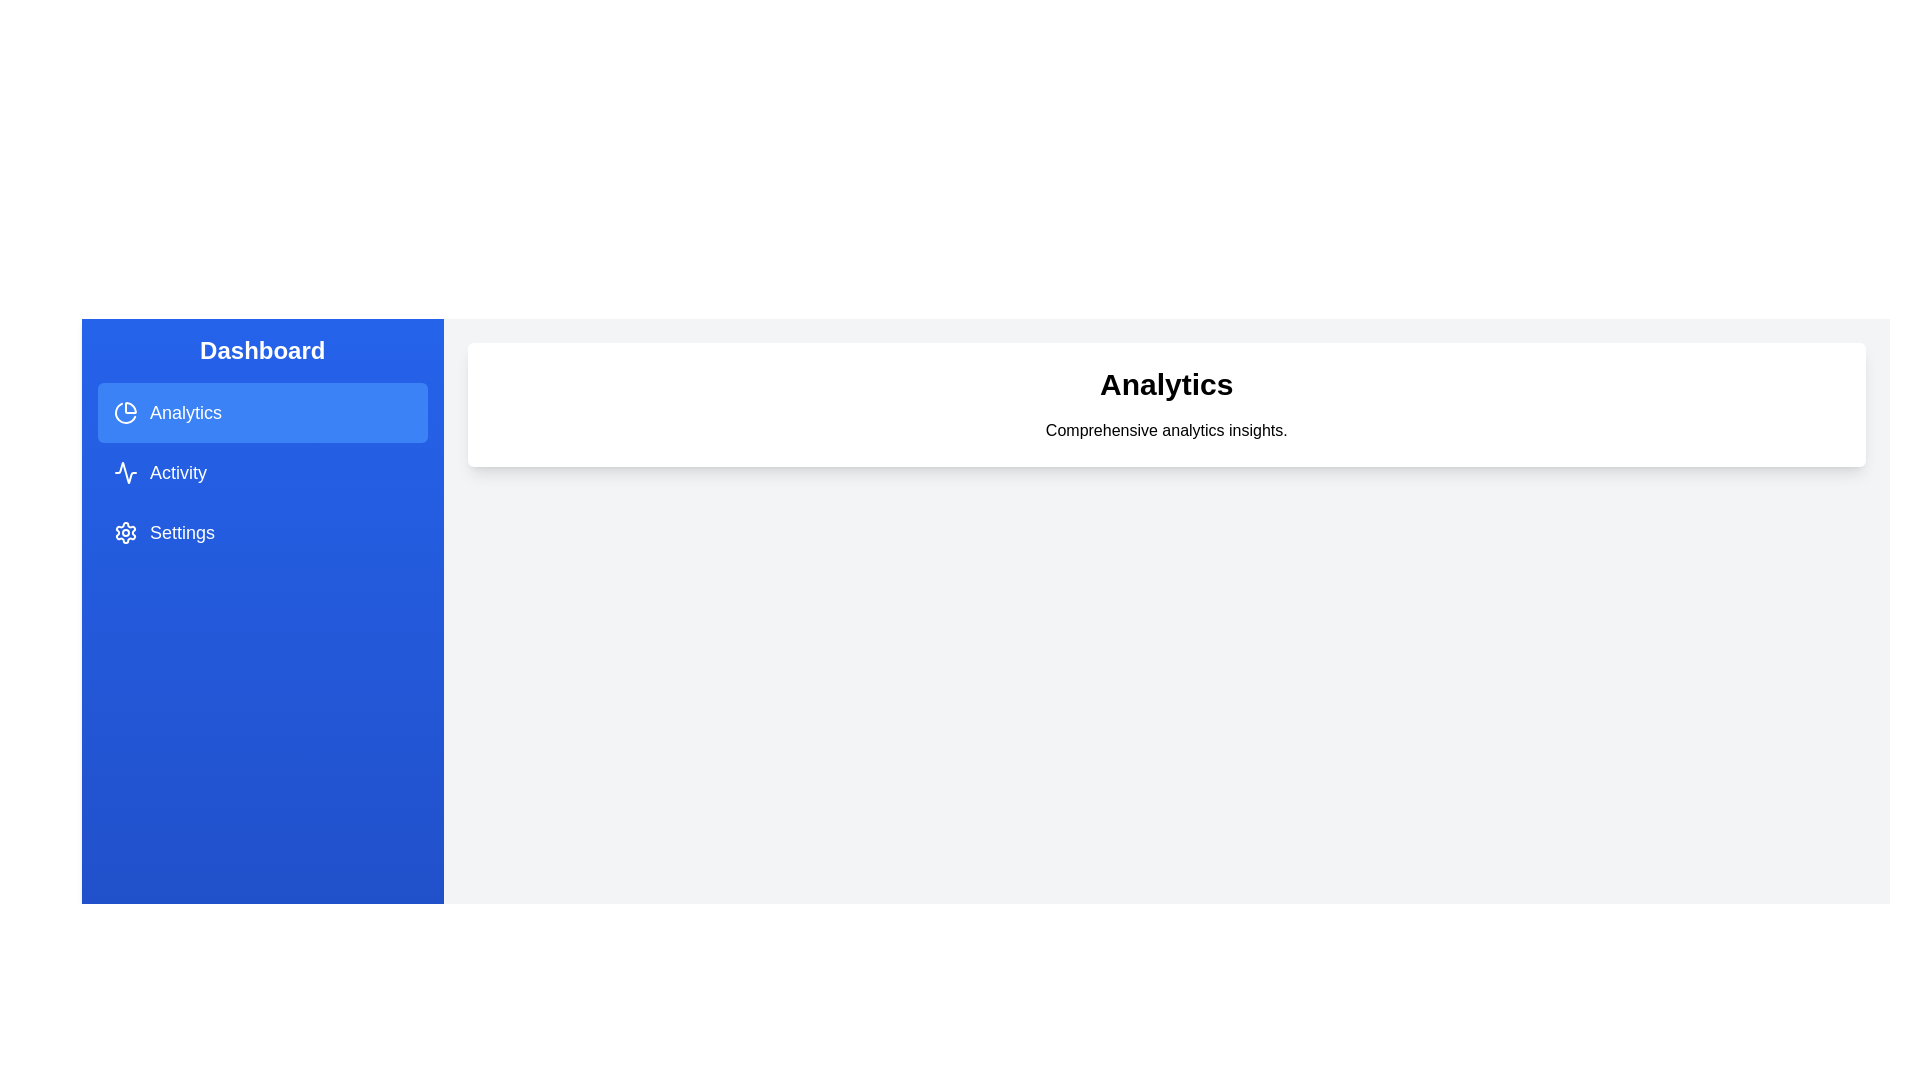 The image size is (1920, 1080). I want to click on the 'Settings' icon in the vertical sidebar menu, which is positioned to the left of the text label 'Settings', so click(124, 531).